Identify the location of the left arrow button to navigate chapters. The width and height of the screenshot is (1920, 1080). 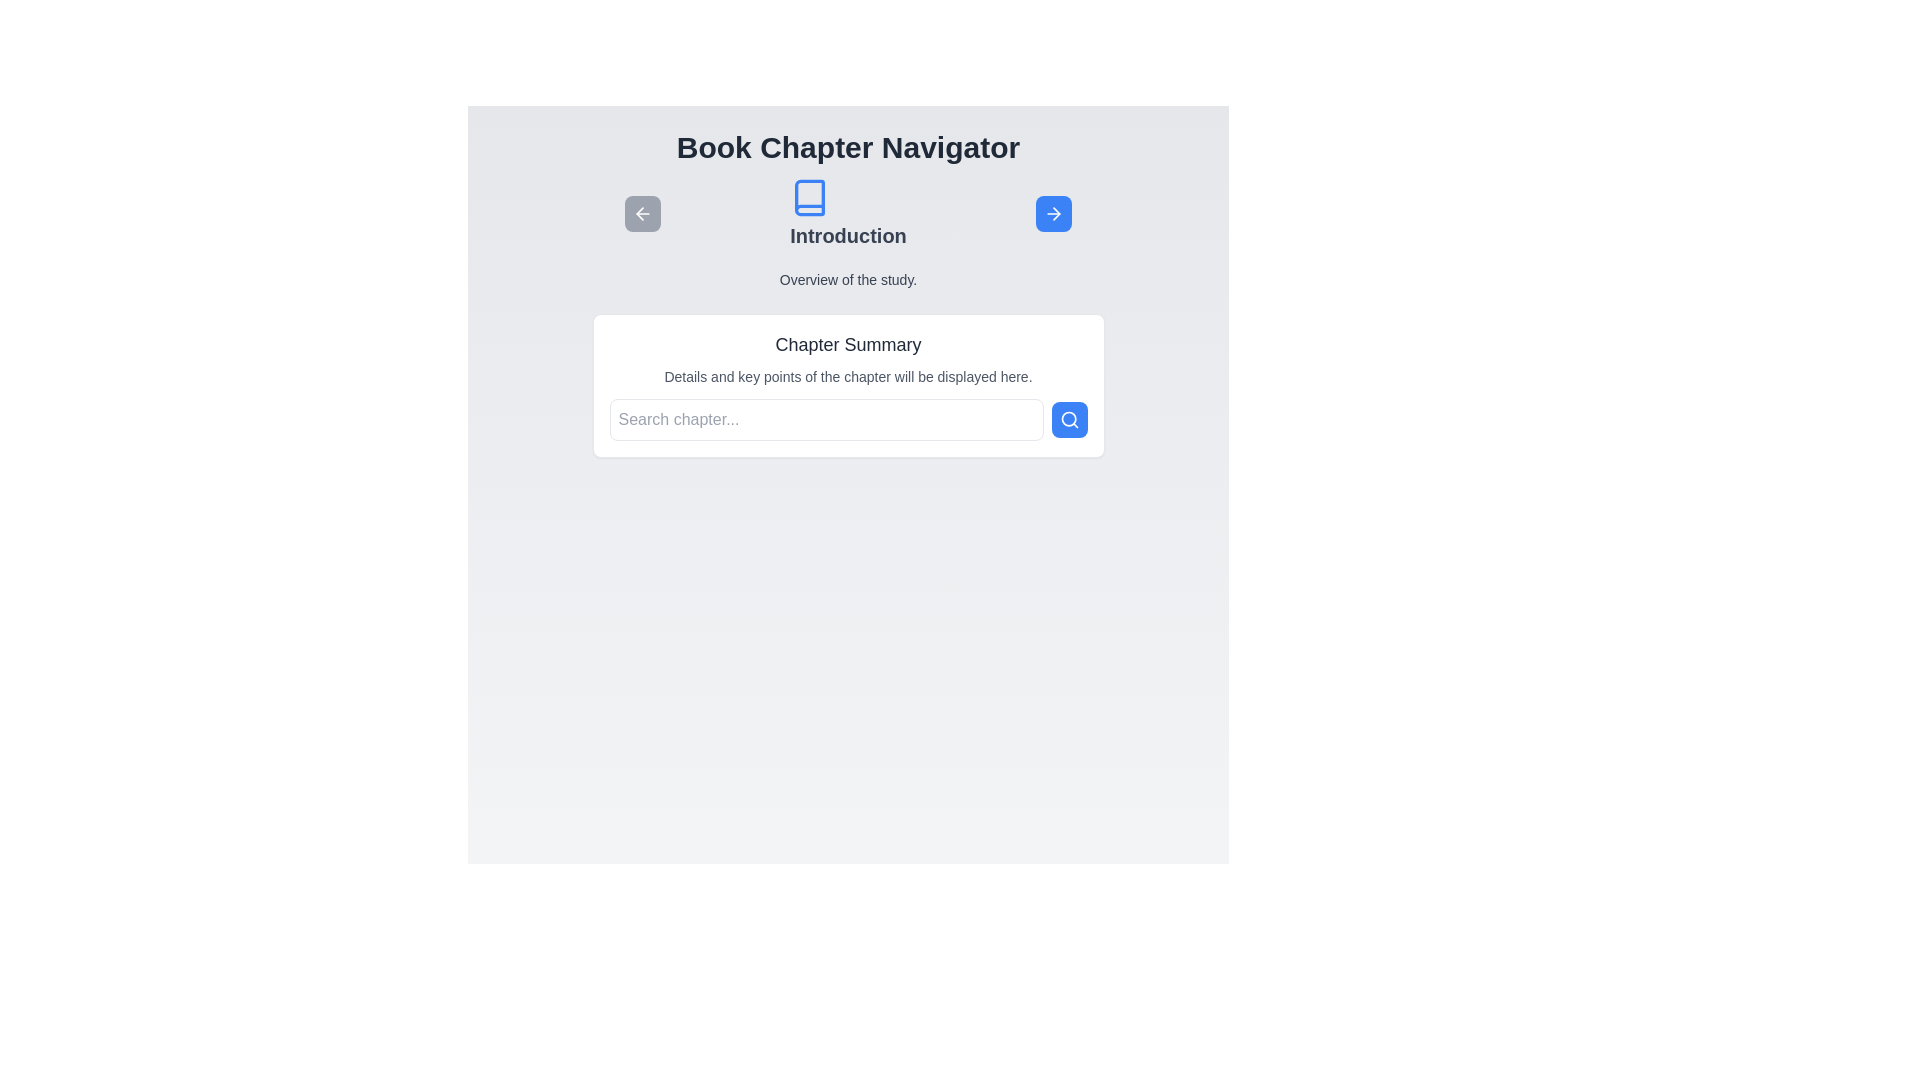
(642, 213).